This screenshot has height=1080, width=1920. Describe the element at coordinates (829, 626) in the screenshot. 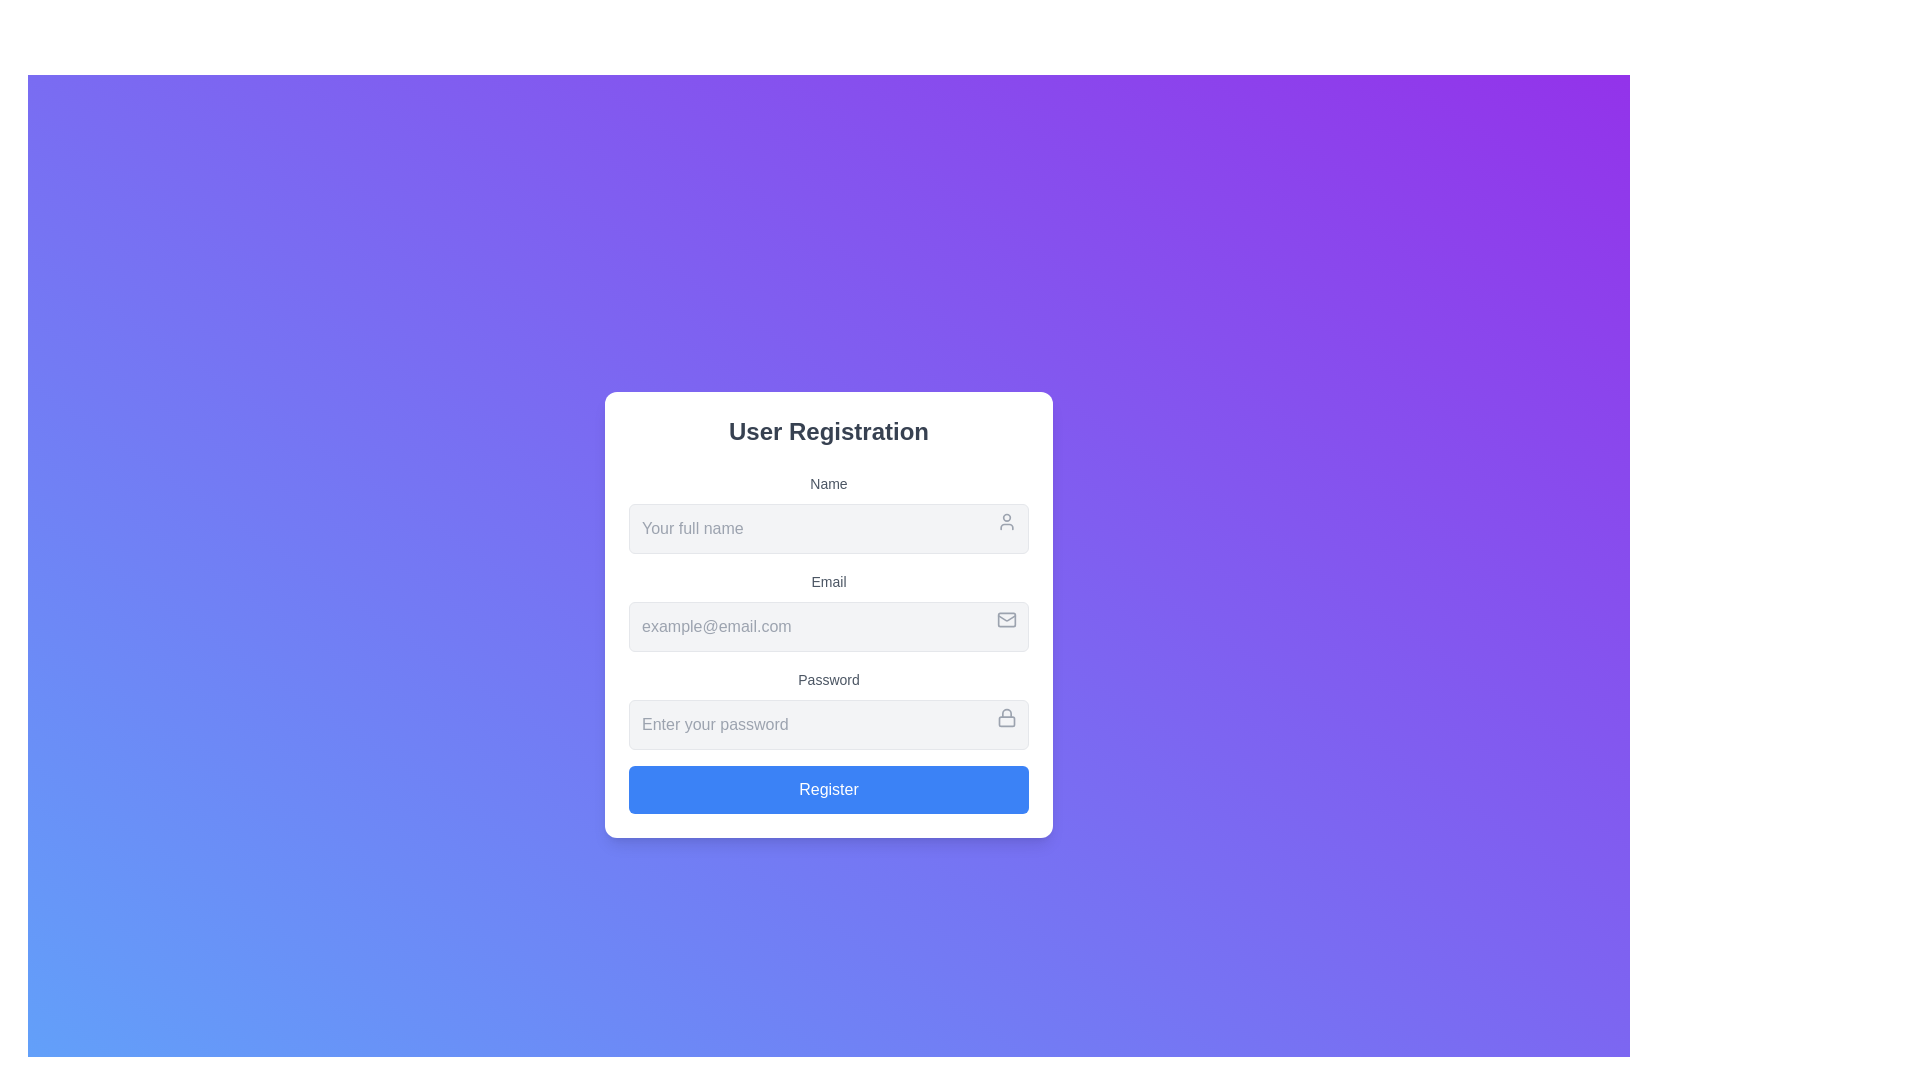

I see `the email input field located in the 'Email' section of the form to focus on it` at that location.